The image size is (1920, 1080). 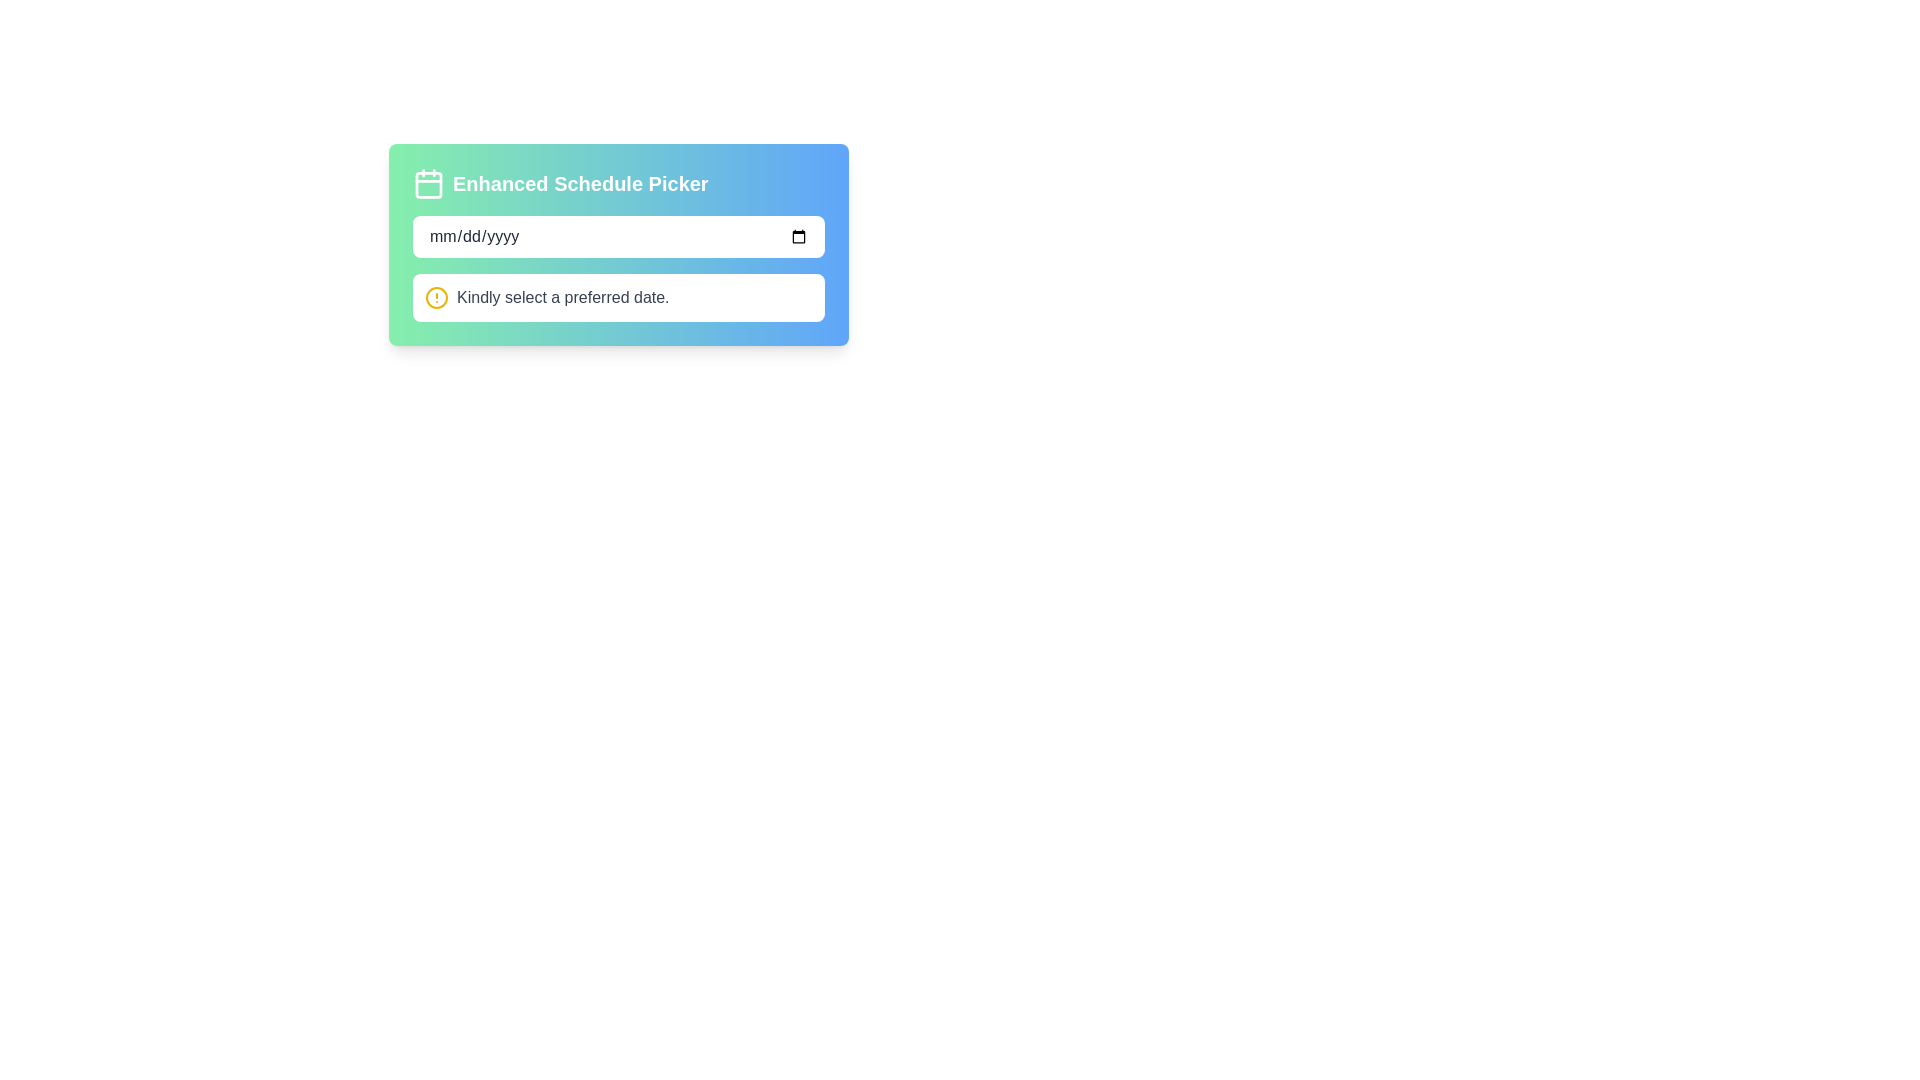 I want to click on informational text that instructs the user to select a preferred date, which is located within a white rectangular area below the input field, so click(x=618, y=297).